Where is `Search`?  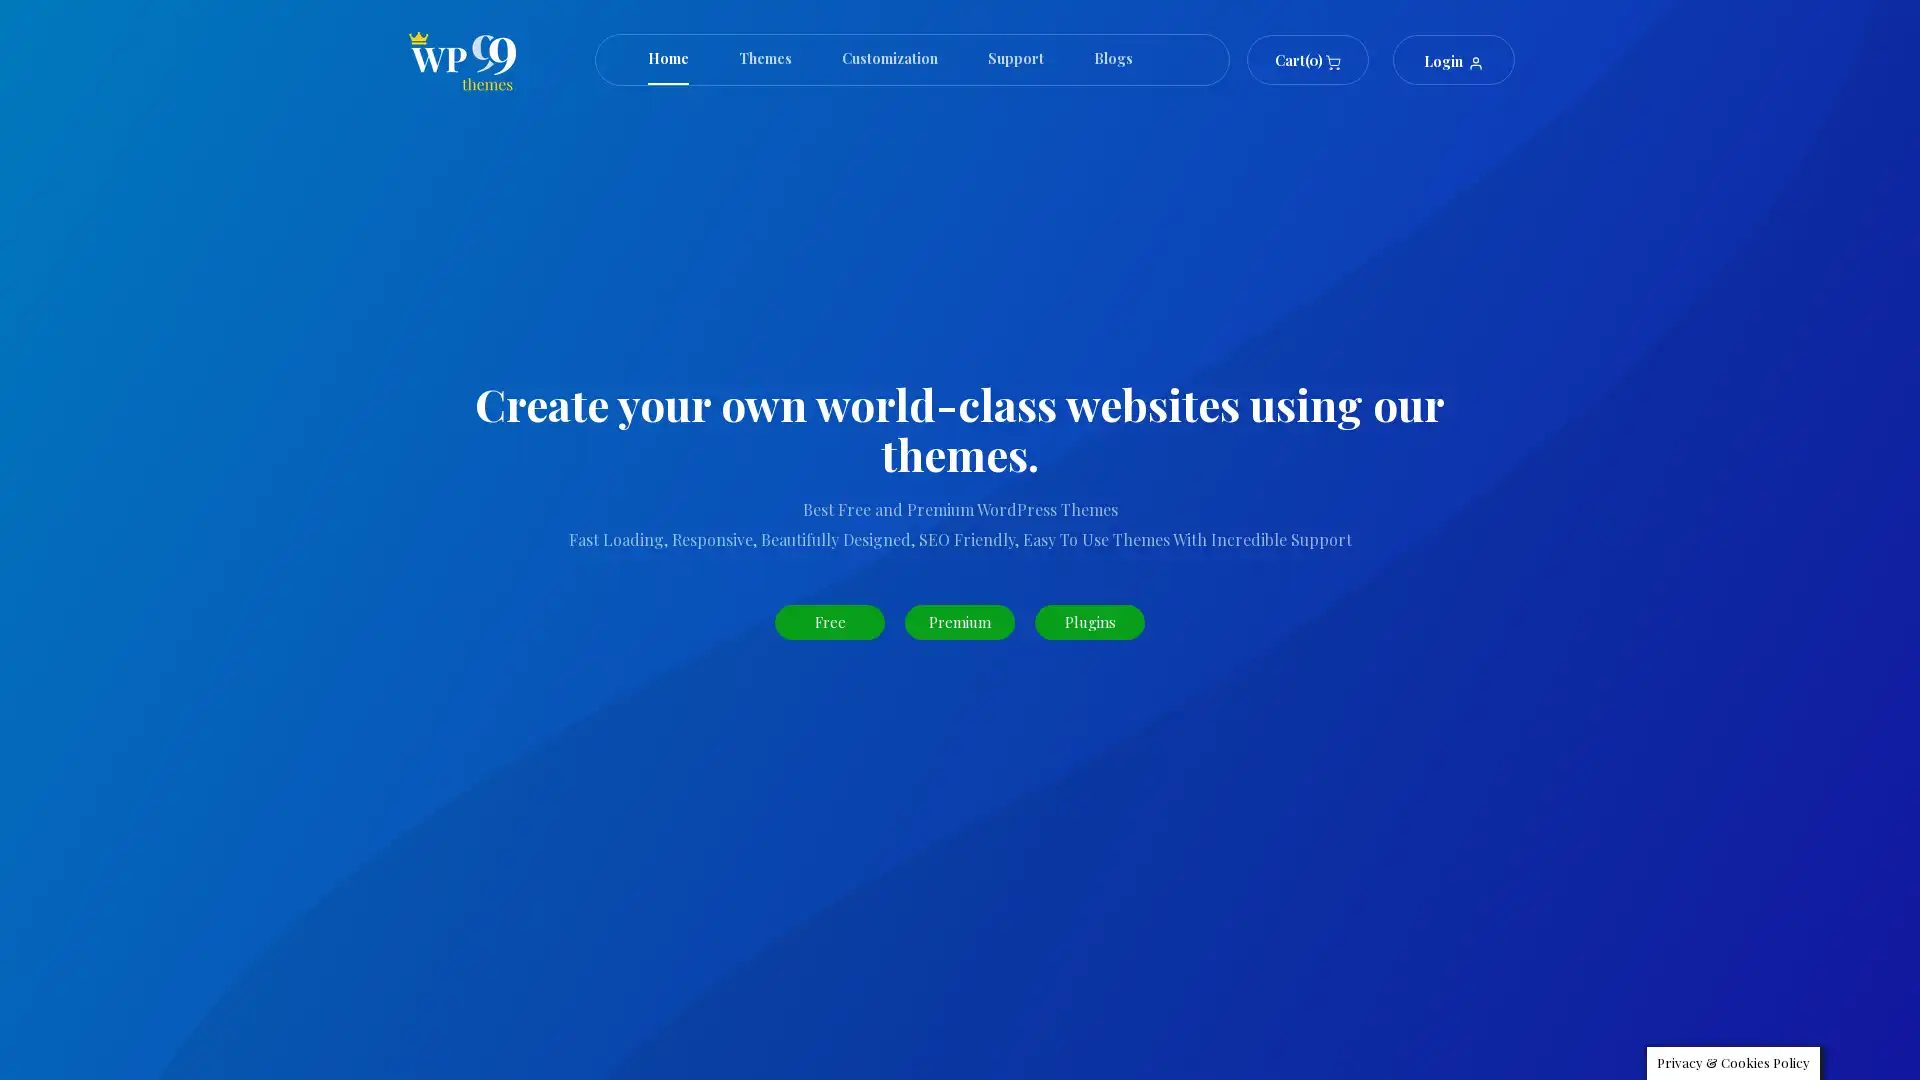 Search is located at coordinates (1295, 705).